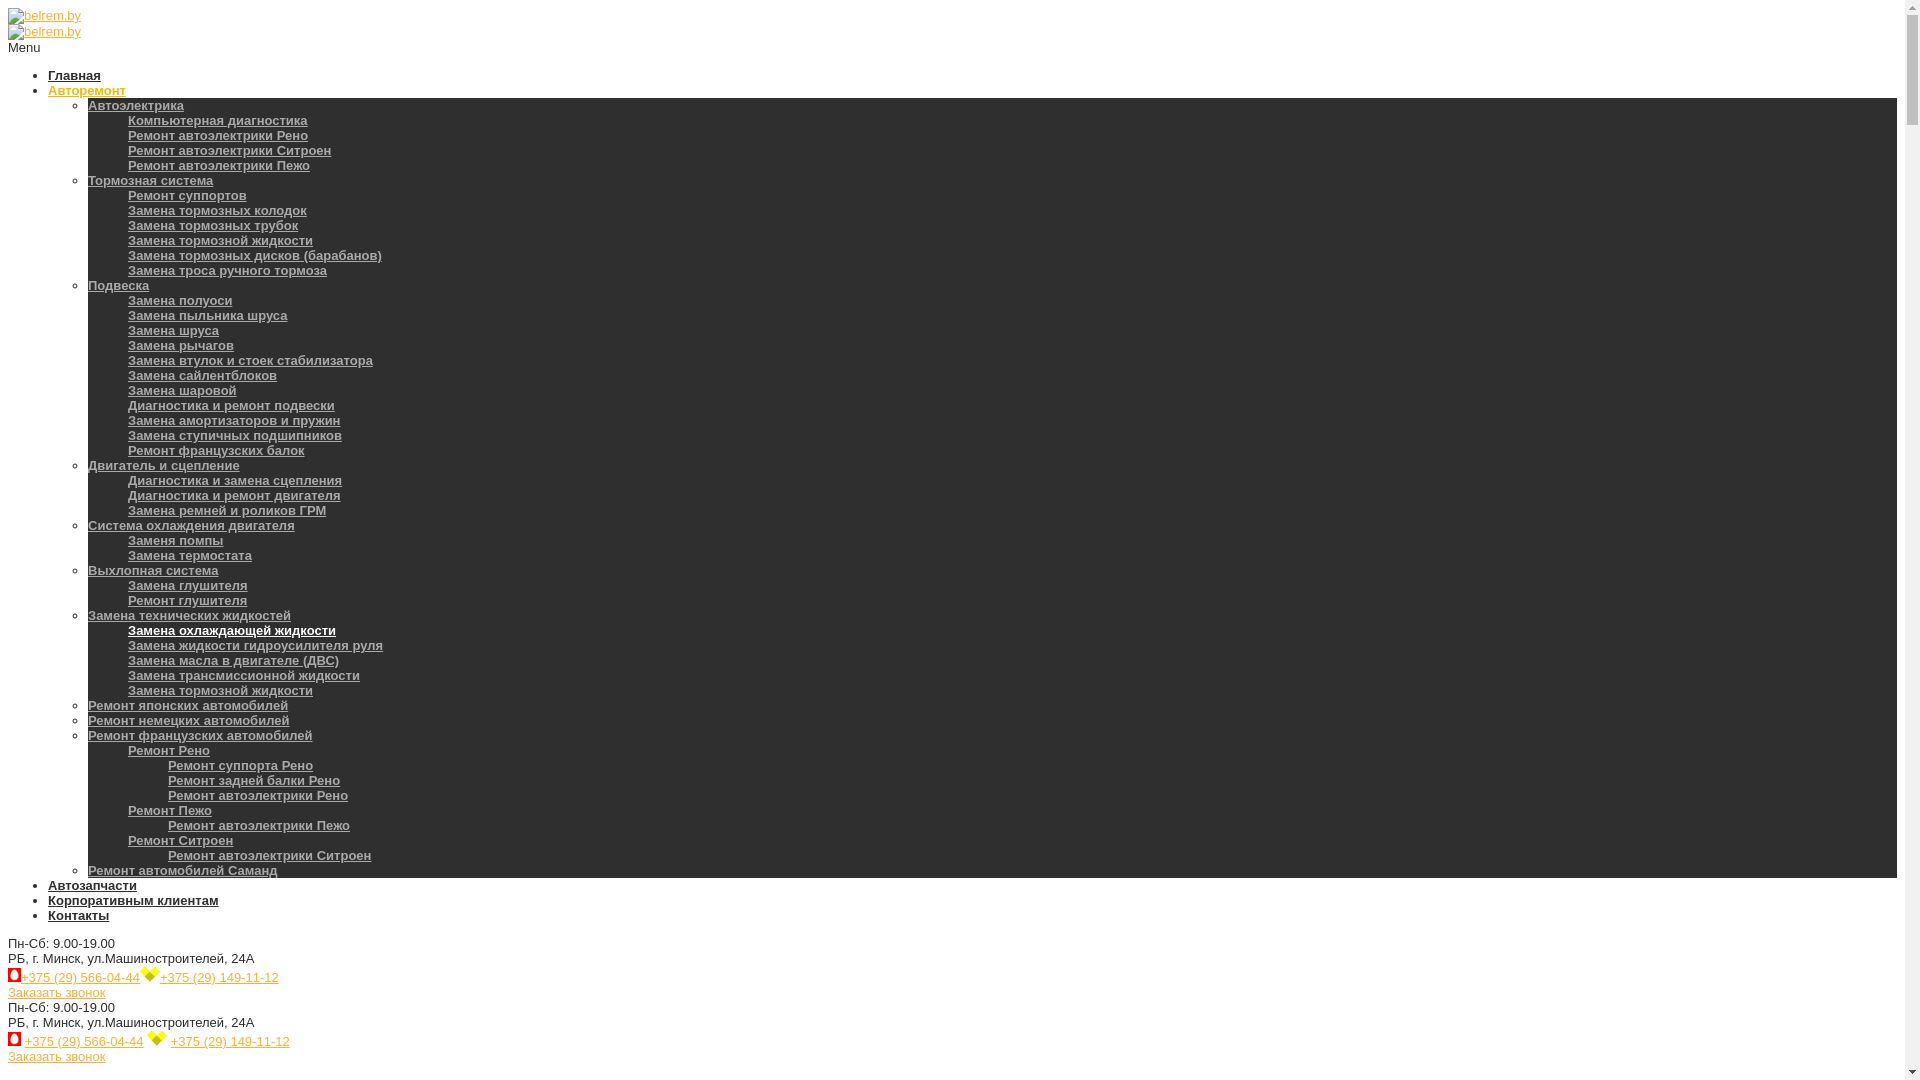 This screenshot has width=1920, height=1080. Describe the element at coordinates (80, 976) in the screenshot. I see `'+375 (29) 566-04-44'` at that location.